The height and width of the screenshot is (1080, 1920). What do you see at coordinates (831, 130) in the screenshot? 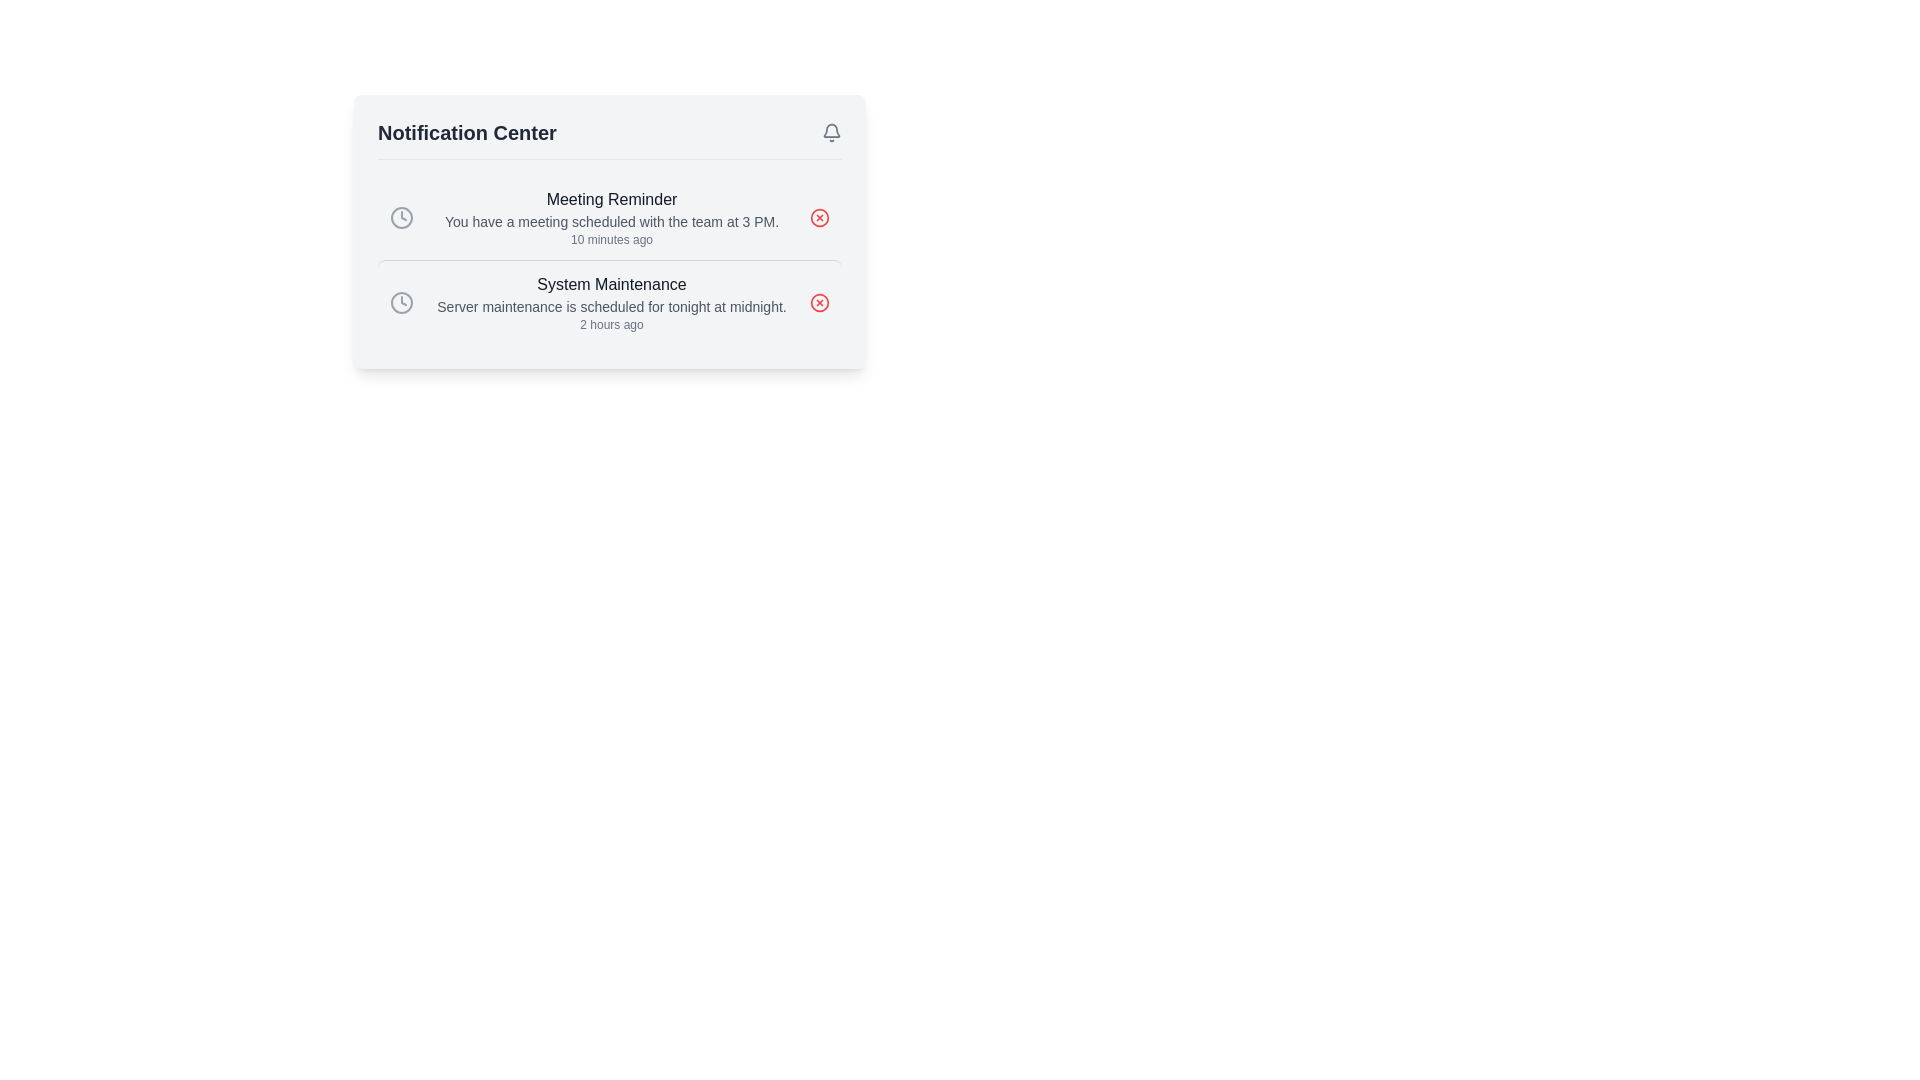
I see `the central carved-out part of the notification bell icon represented by the SVG element` at bounding box center [831, 130].